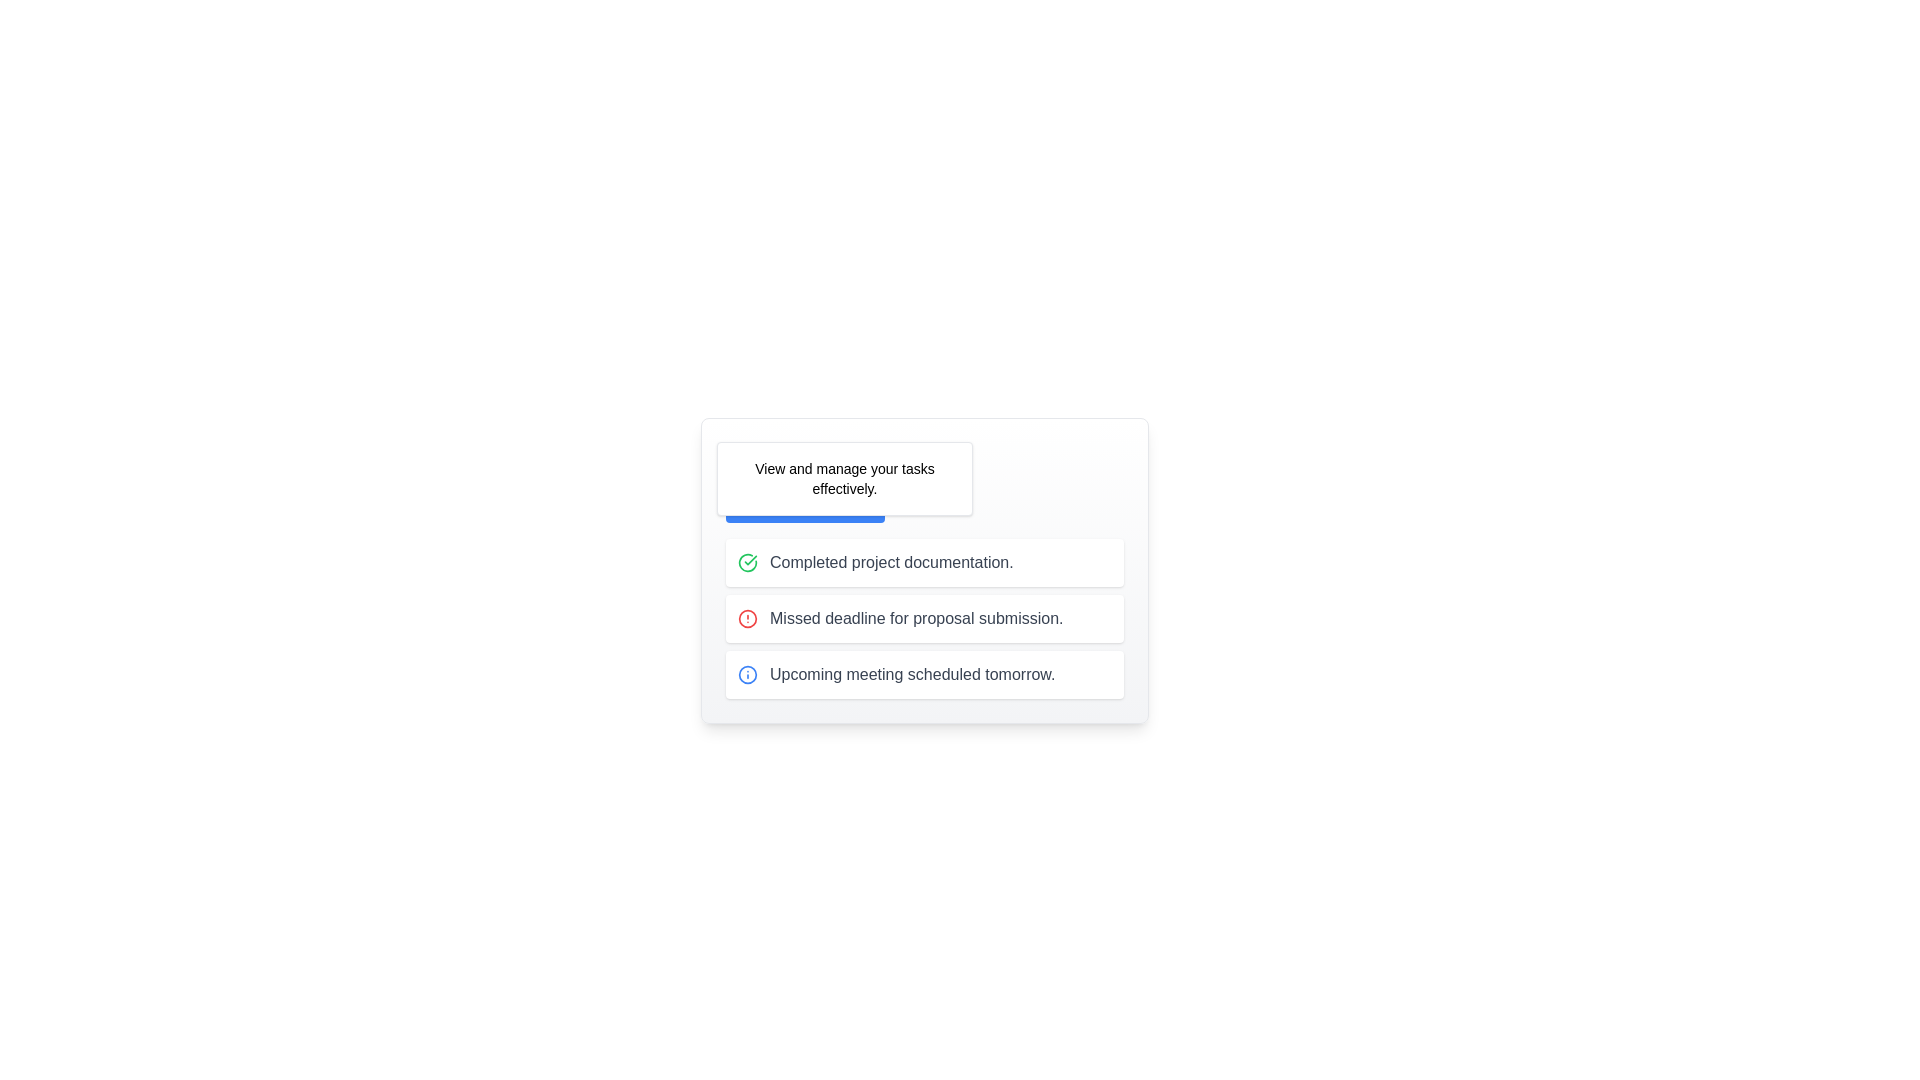 This screenshot has height=1080, width=1920. Describe the element at coordinates (890, 563) in the screenshot. I see `the text label that says 'Completed project documentation.' which is styled in gray font and positioned next to a green checkmark icon, indicating completion` at that location.